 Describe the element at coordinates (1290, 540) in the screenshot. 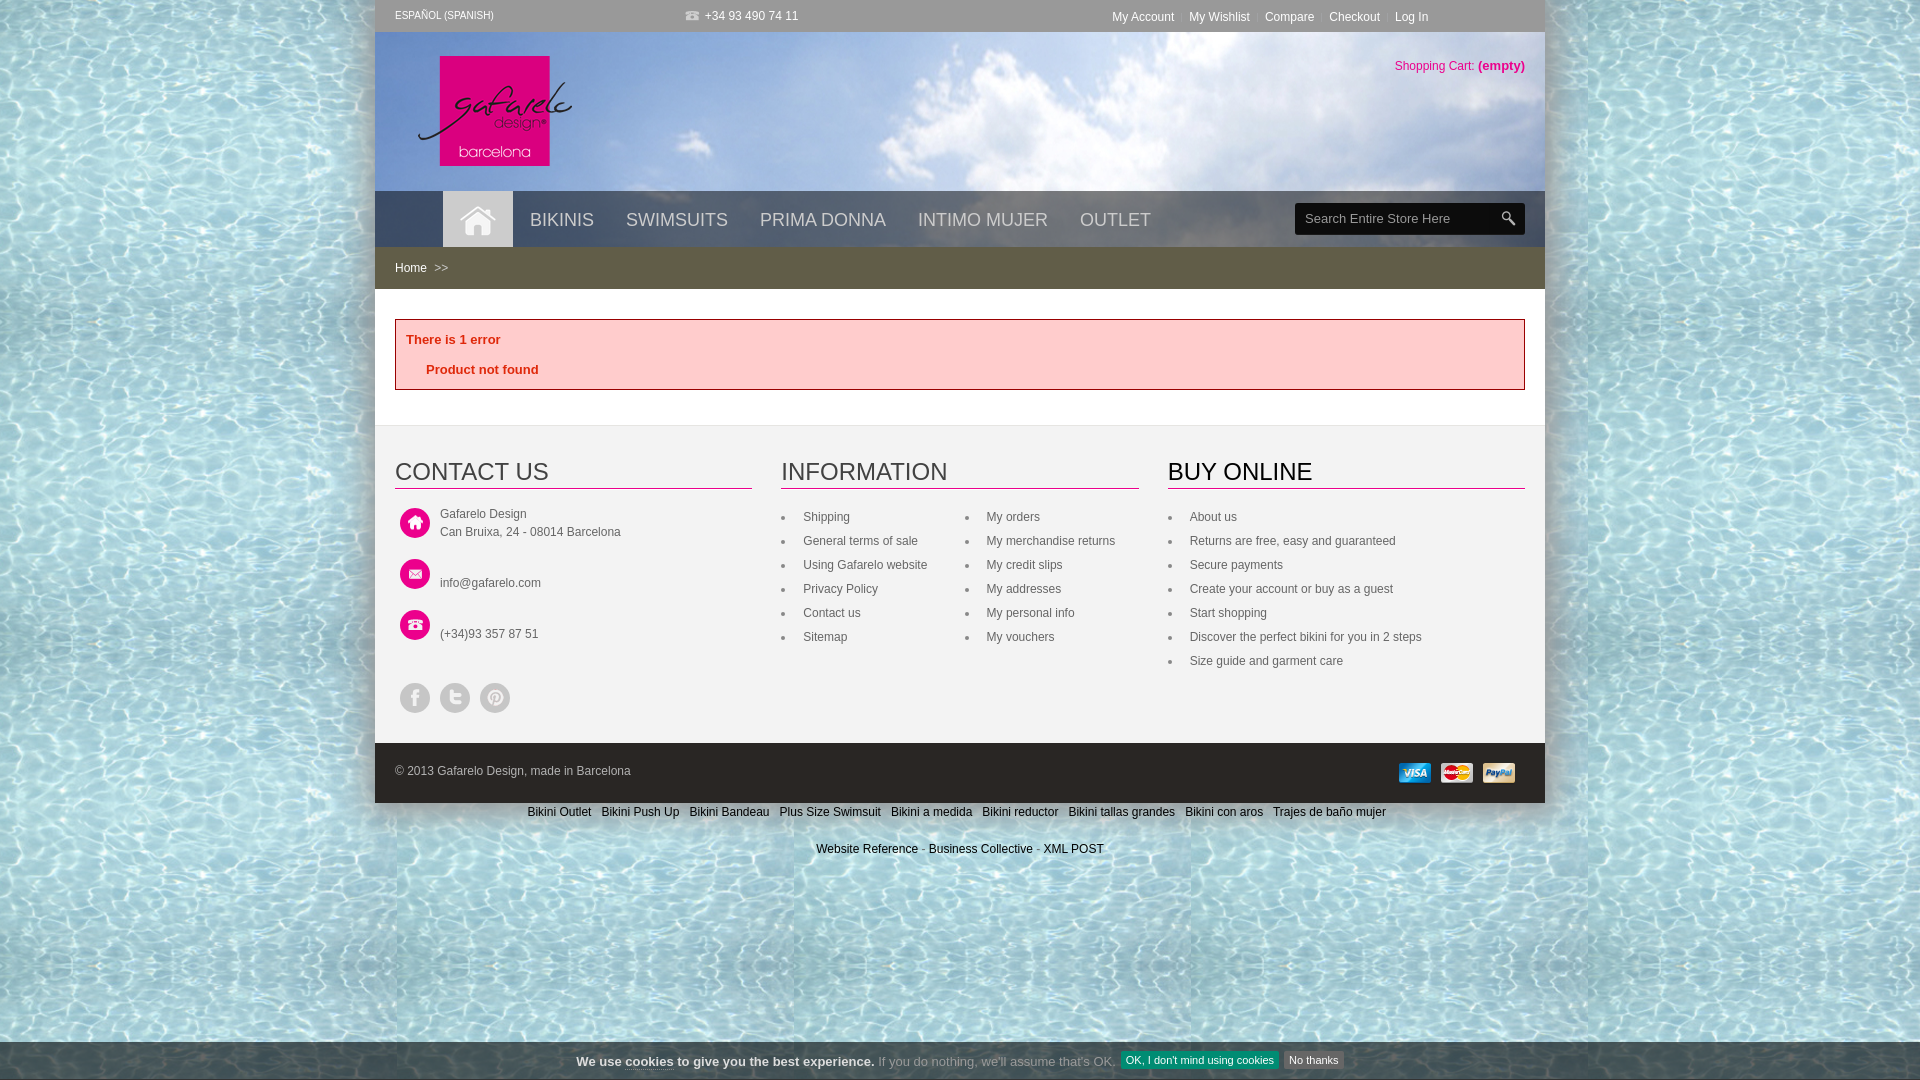

I see `'Returns are free, easy and guaranteed'` at that location.